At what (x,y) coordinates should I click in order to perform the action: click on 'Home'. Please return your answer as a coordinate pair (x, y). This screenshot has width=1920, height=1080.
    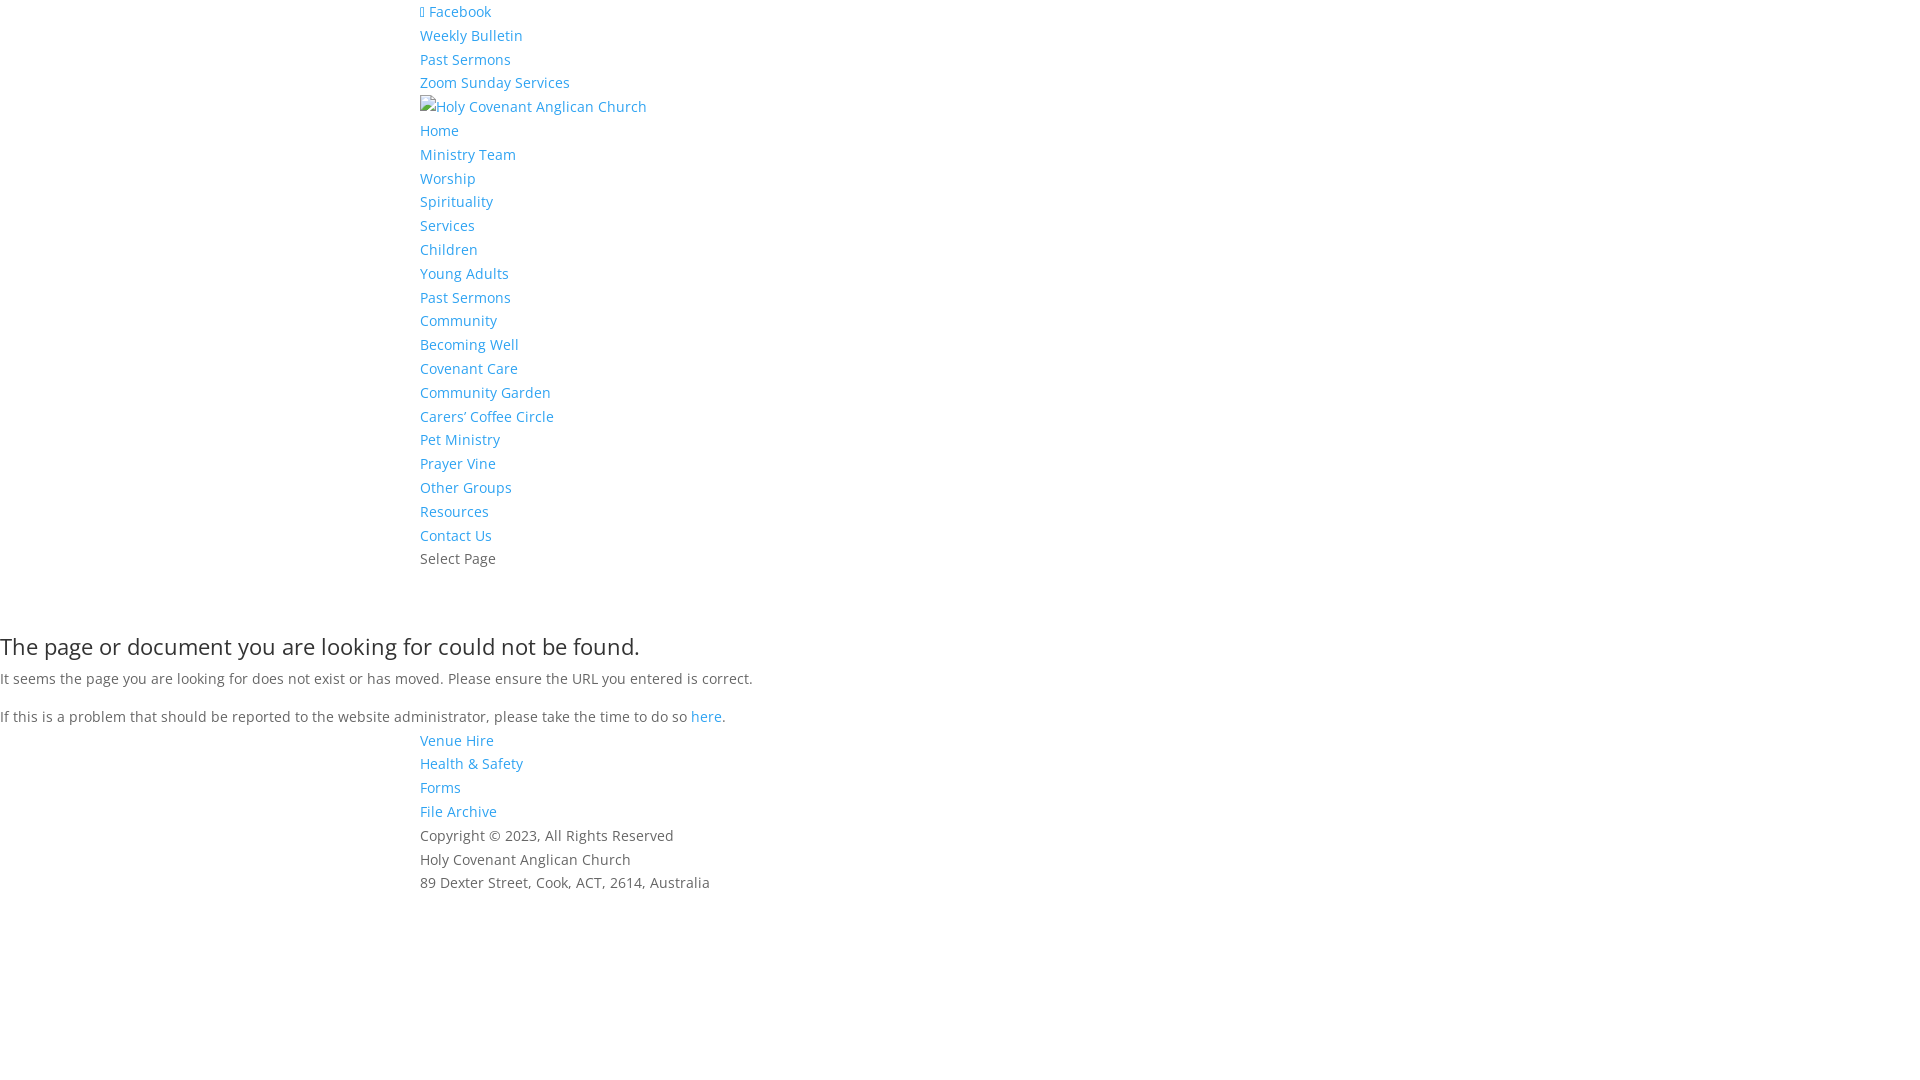
    Looking at the image, I should click on (438, 130).